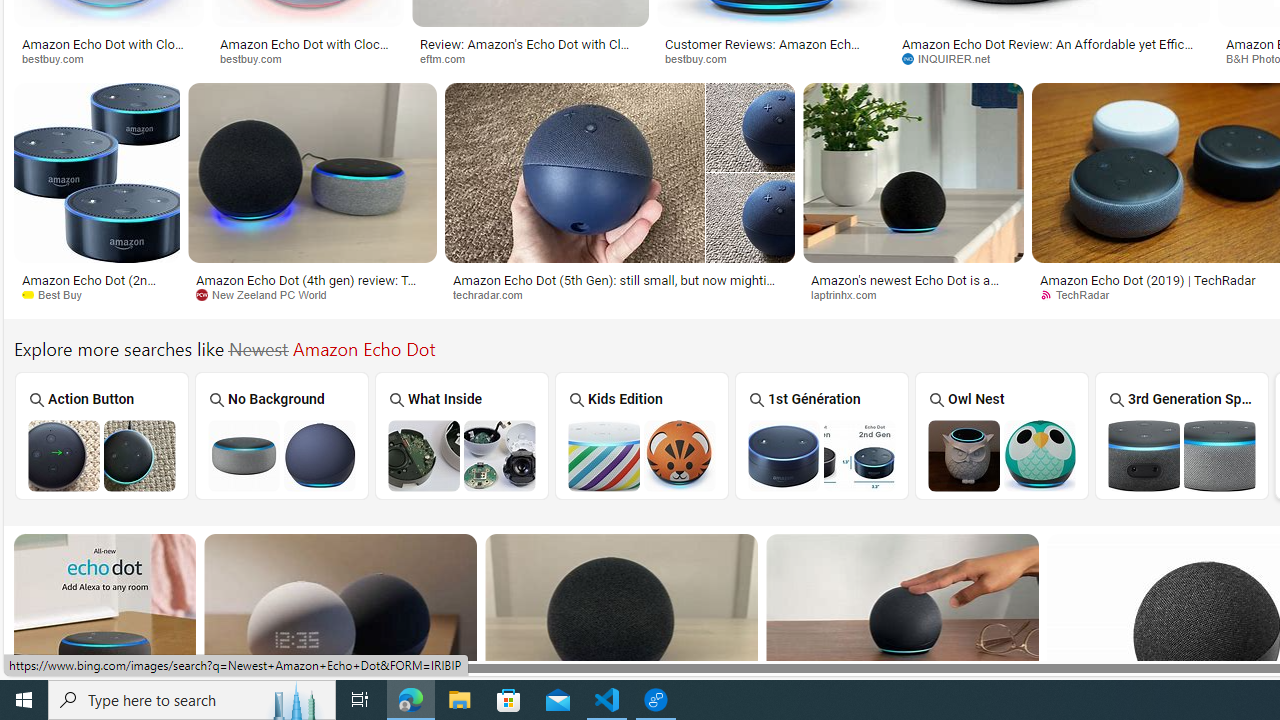 The height and width of the screenshot is (720, 1280). What do you see at coordinates (1002, 455) in the screenshot?
I see `'Amazon Echo Dot Owl and Nest'` at bounding box center [1002, 455].